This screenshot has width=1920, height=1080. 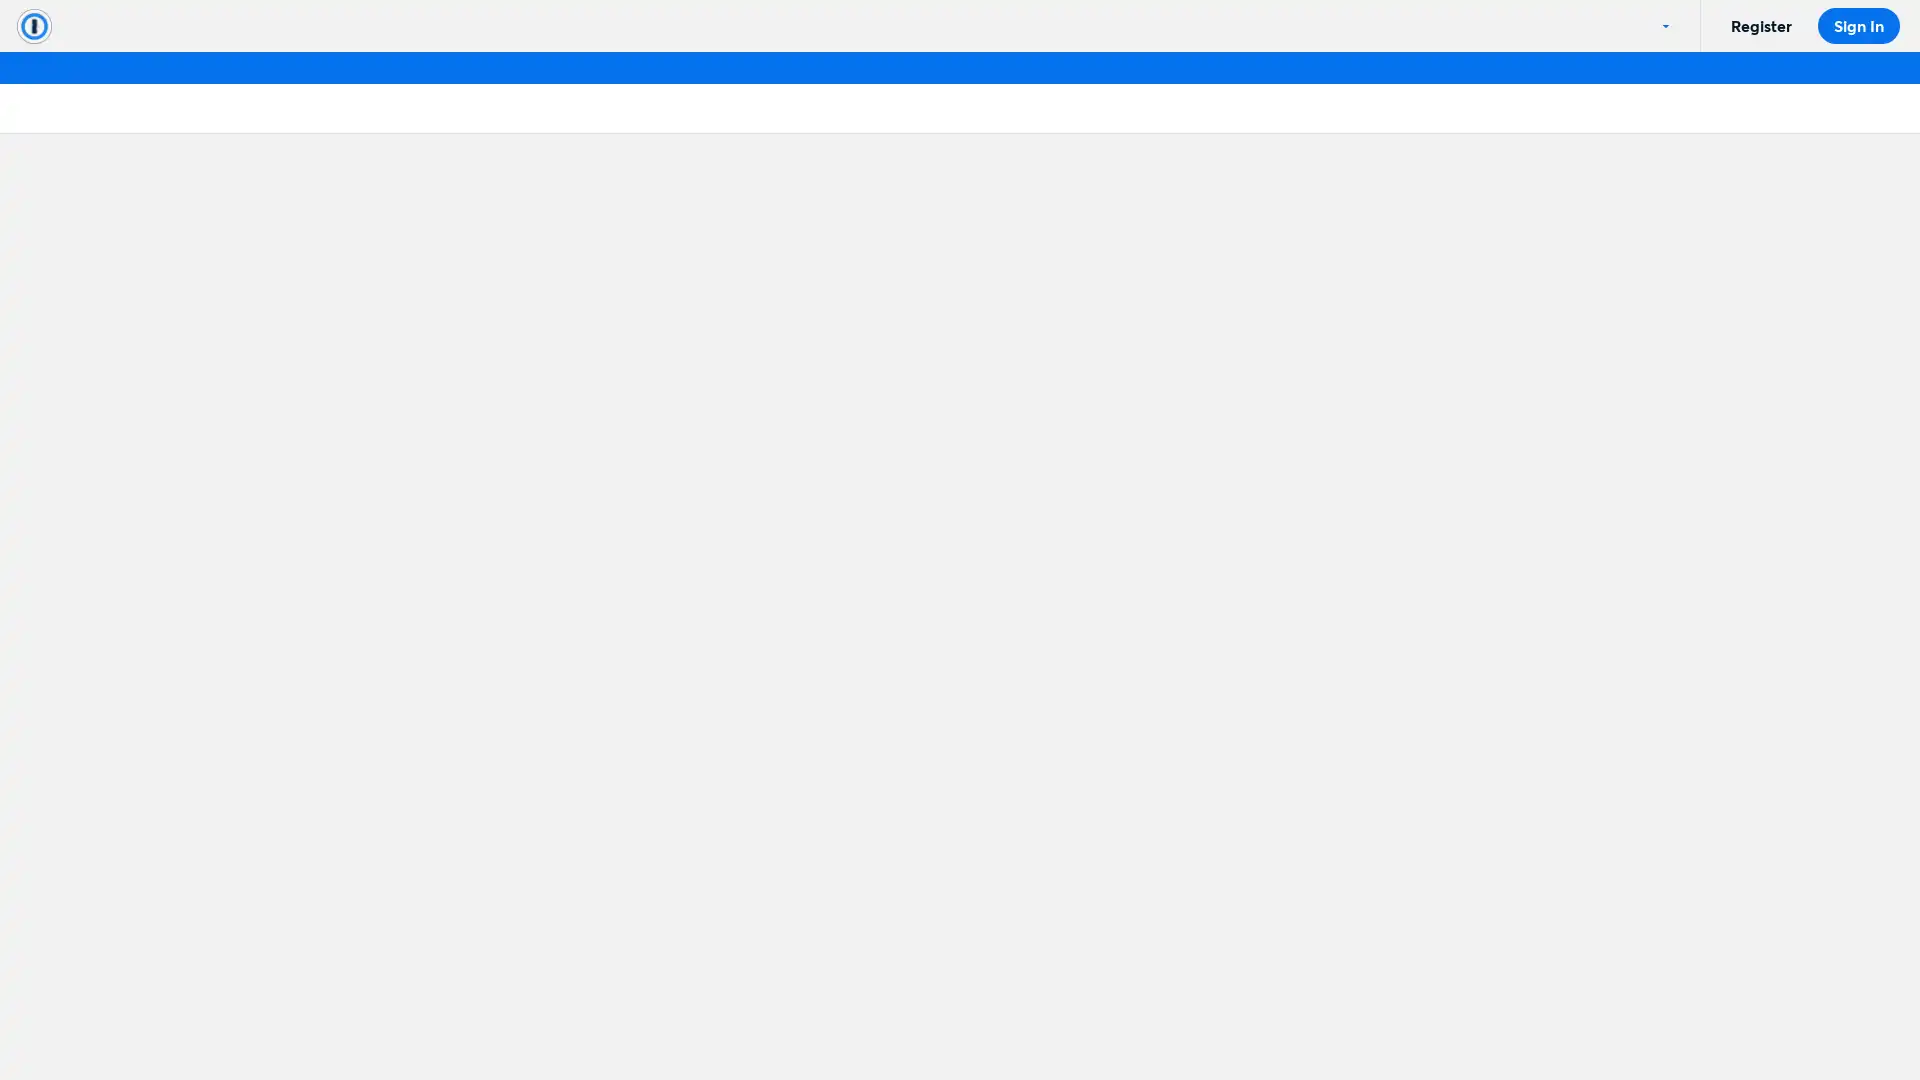 What do you see at coordinates (1761, 26) in the screenshot?
I see `Register` at bounding box center [1761, 26].